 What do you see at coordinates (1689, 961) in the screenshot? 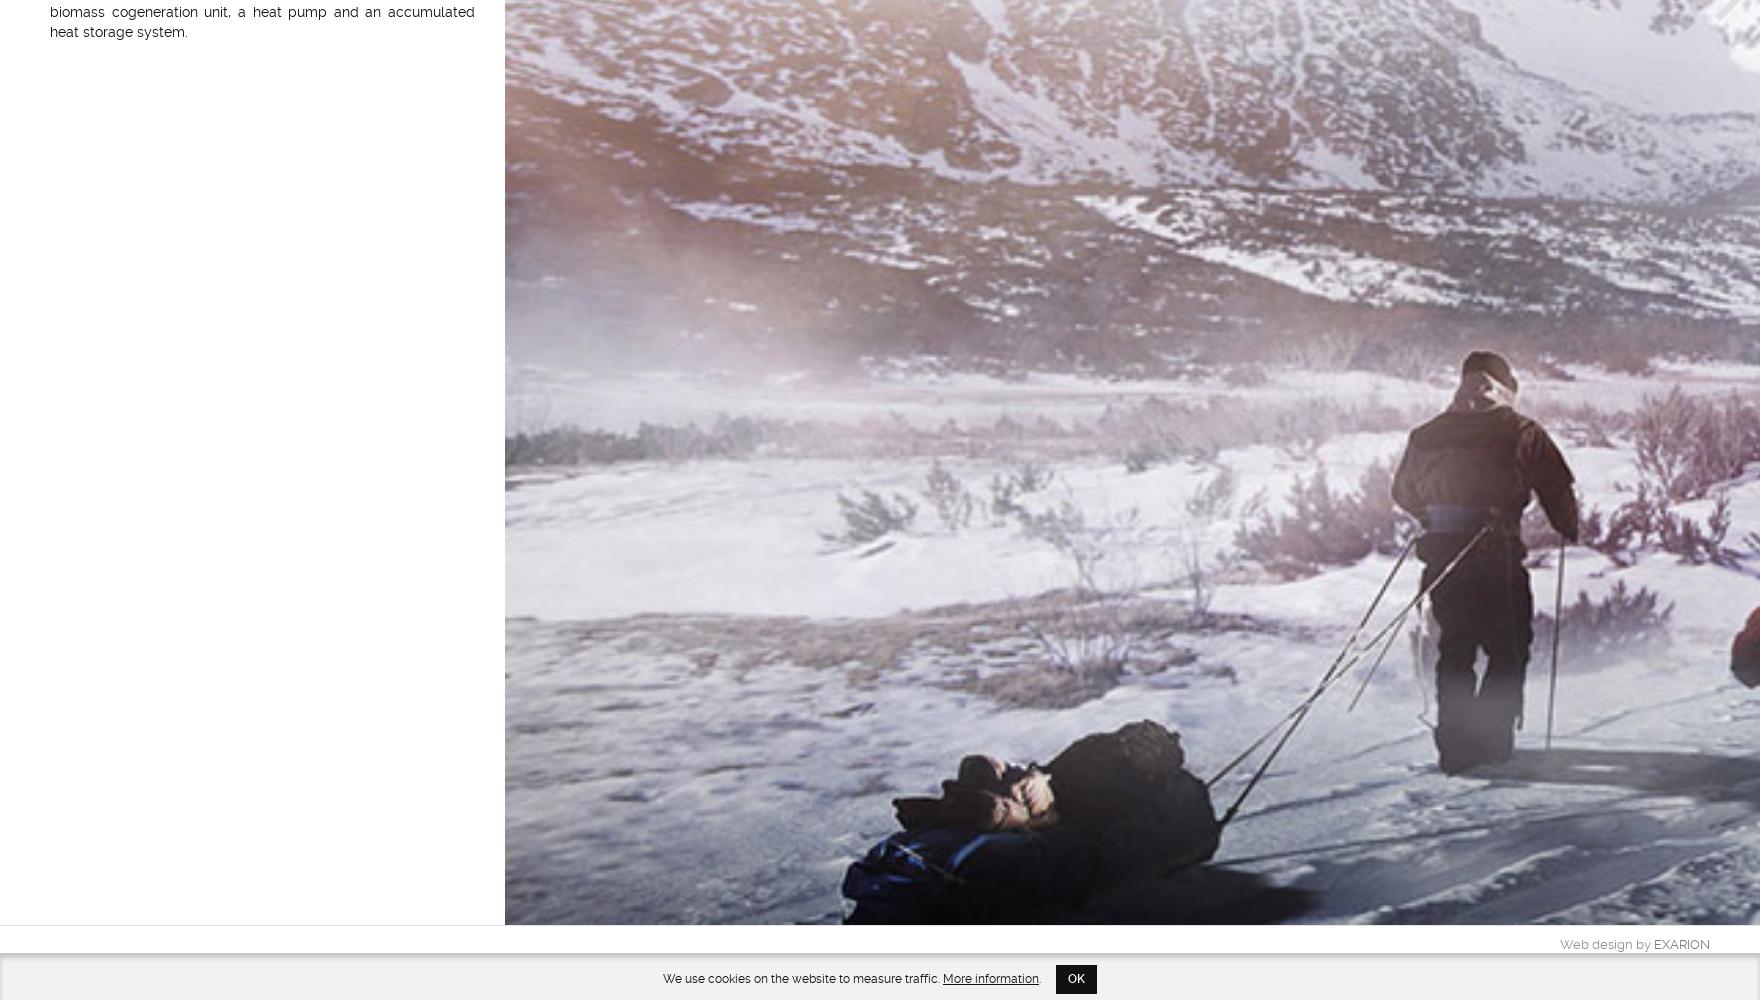
I see `'ŠINDA'` at bounding box center [1689, 961].